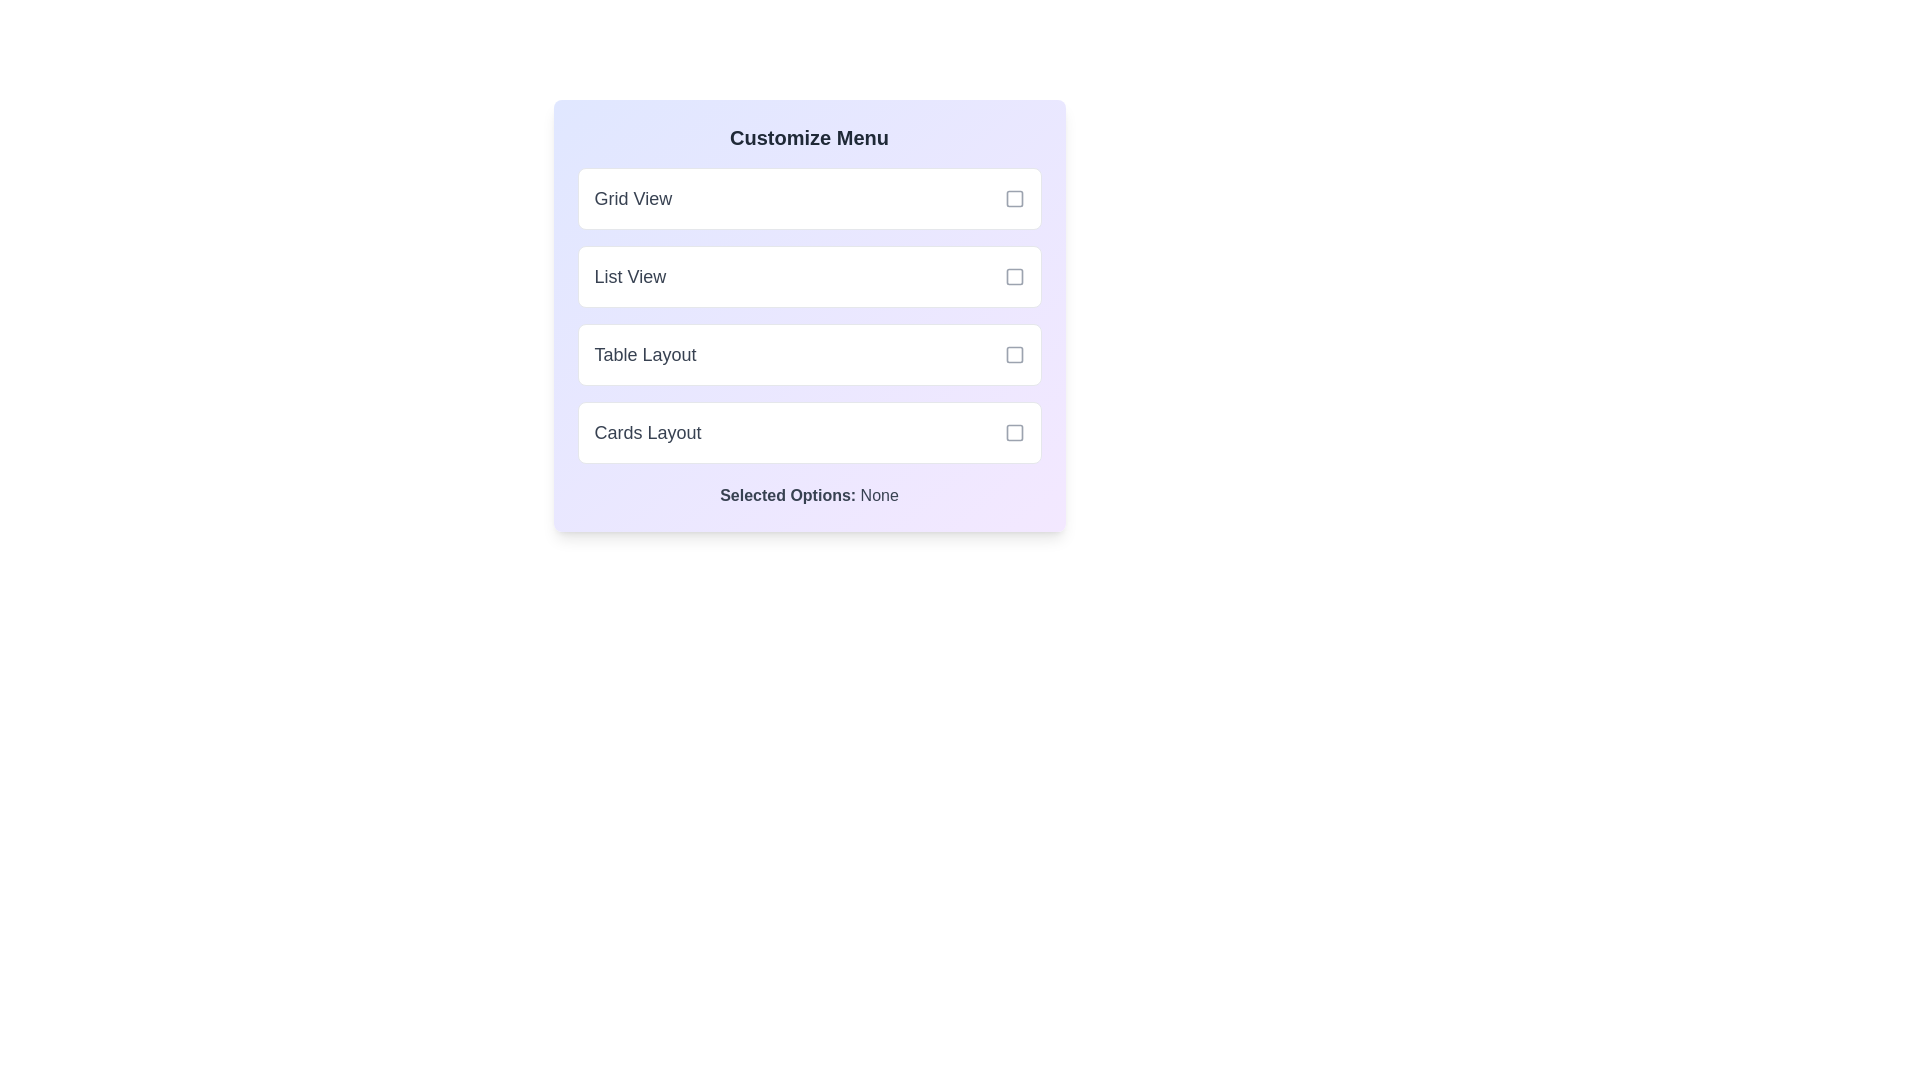 This screenshot has width=1920, height=1080. What do you see at coordinates (629, 277) in the screenshot?
I see `text of the 'List View' text label, which is the second item in the vertical list of selectable menu options` at bounding box center [629, 277].